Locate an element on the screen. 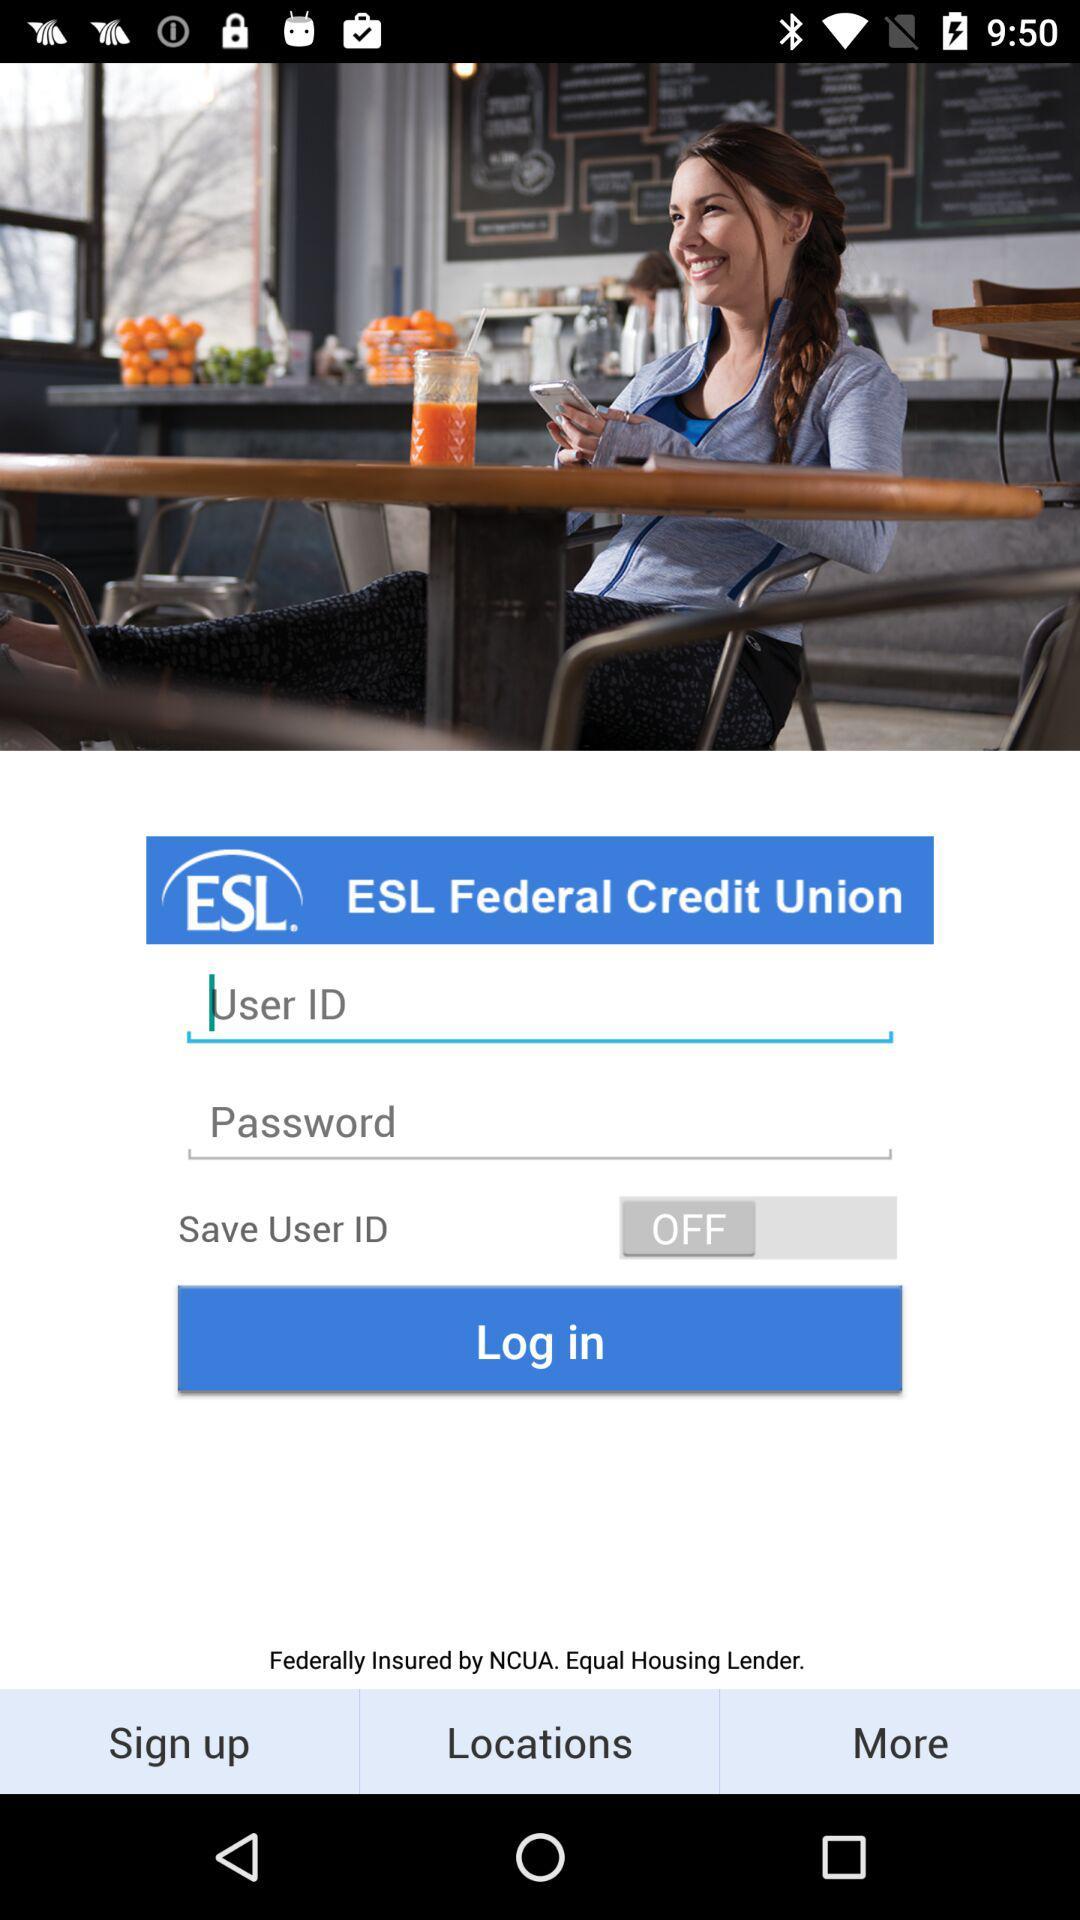 This screenshot has height=1920, width=1080. the icon below the federally insured by is located at coordinates (178, 1740).